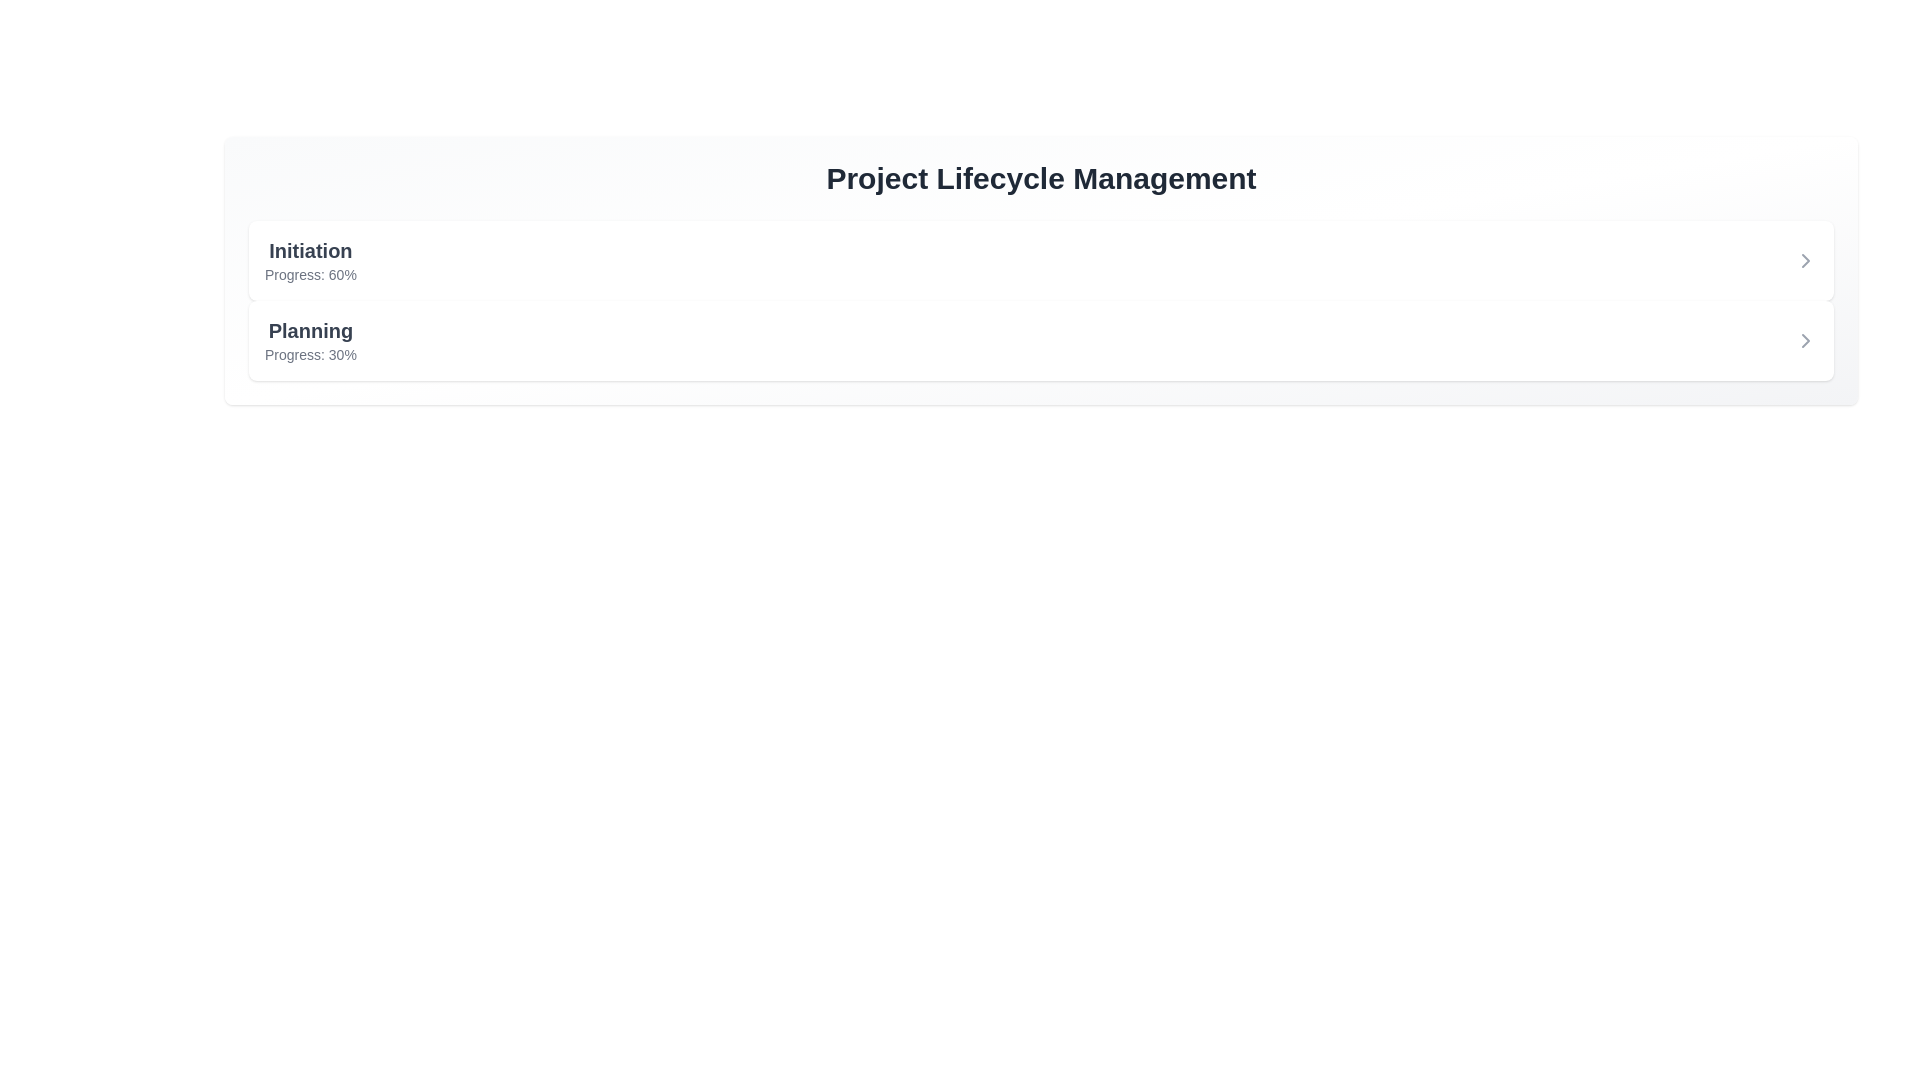 Image resolution: width=1920 pixels, height=1080 pixels. Describe the element at coordinates (309, 339) in the screenshot. I see `the Text Block element displaying 'Planning' in bold gray font and 'Progress: 30%' in smaller light-gray font, located under the 'Initiation' heading` at that location.